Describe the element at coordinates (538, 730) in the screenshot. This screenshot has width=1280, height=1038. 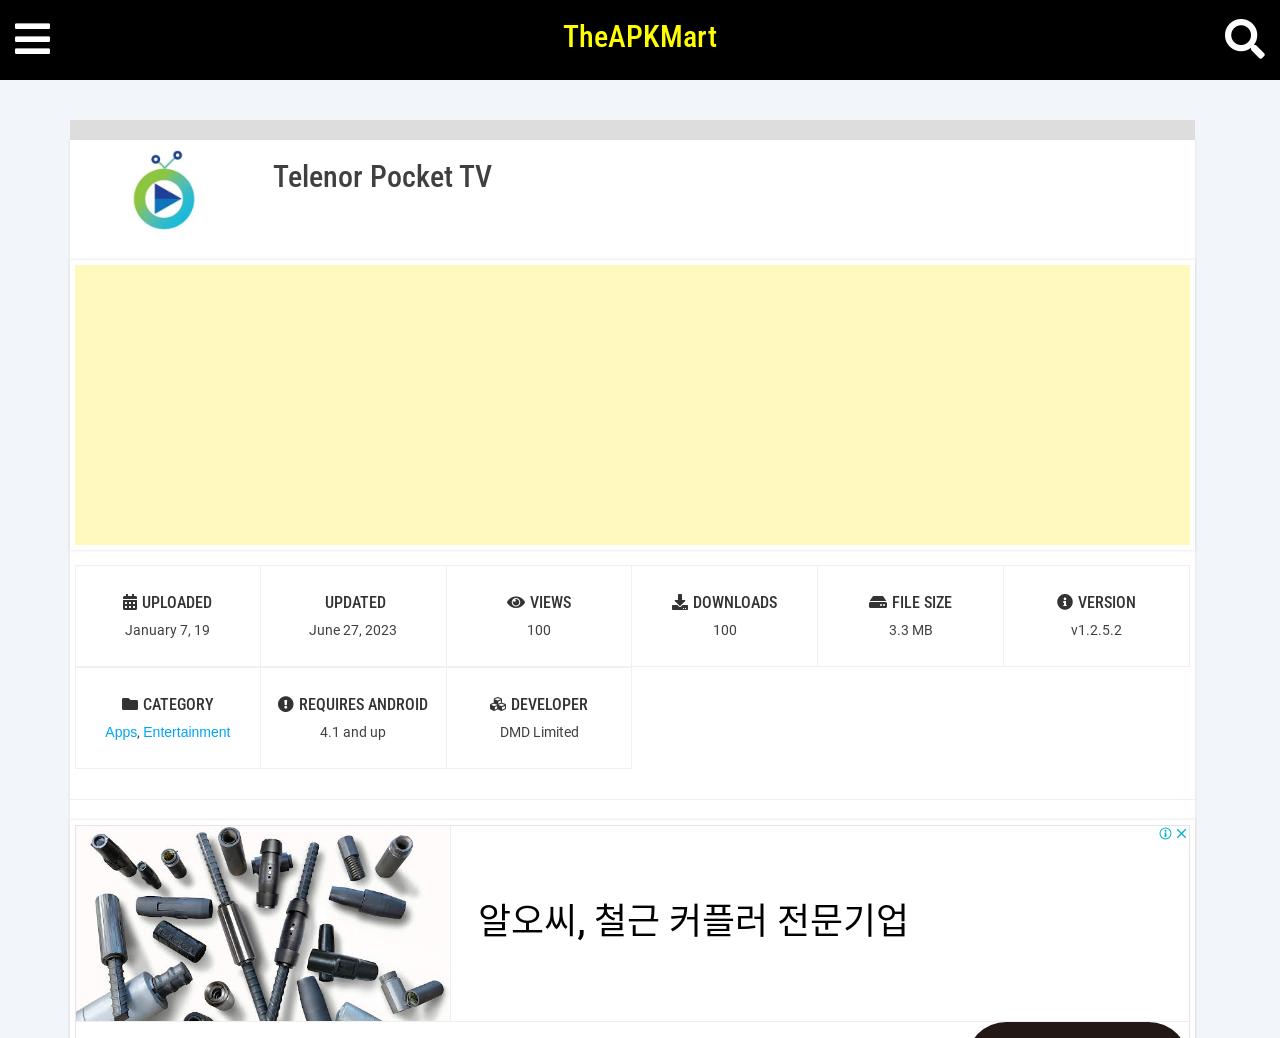
I see `'DMD Limited'` at that location.